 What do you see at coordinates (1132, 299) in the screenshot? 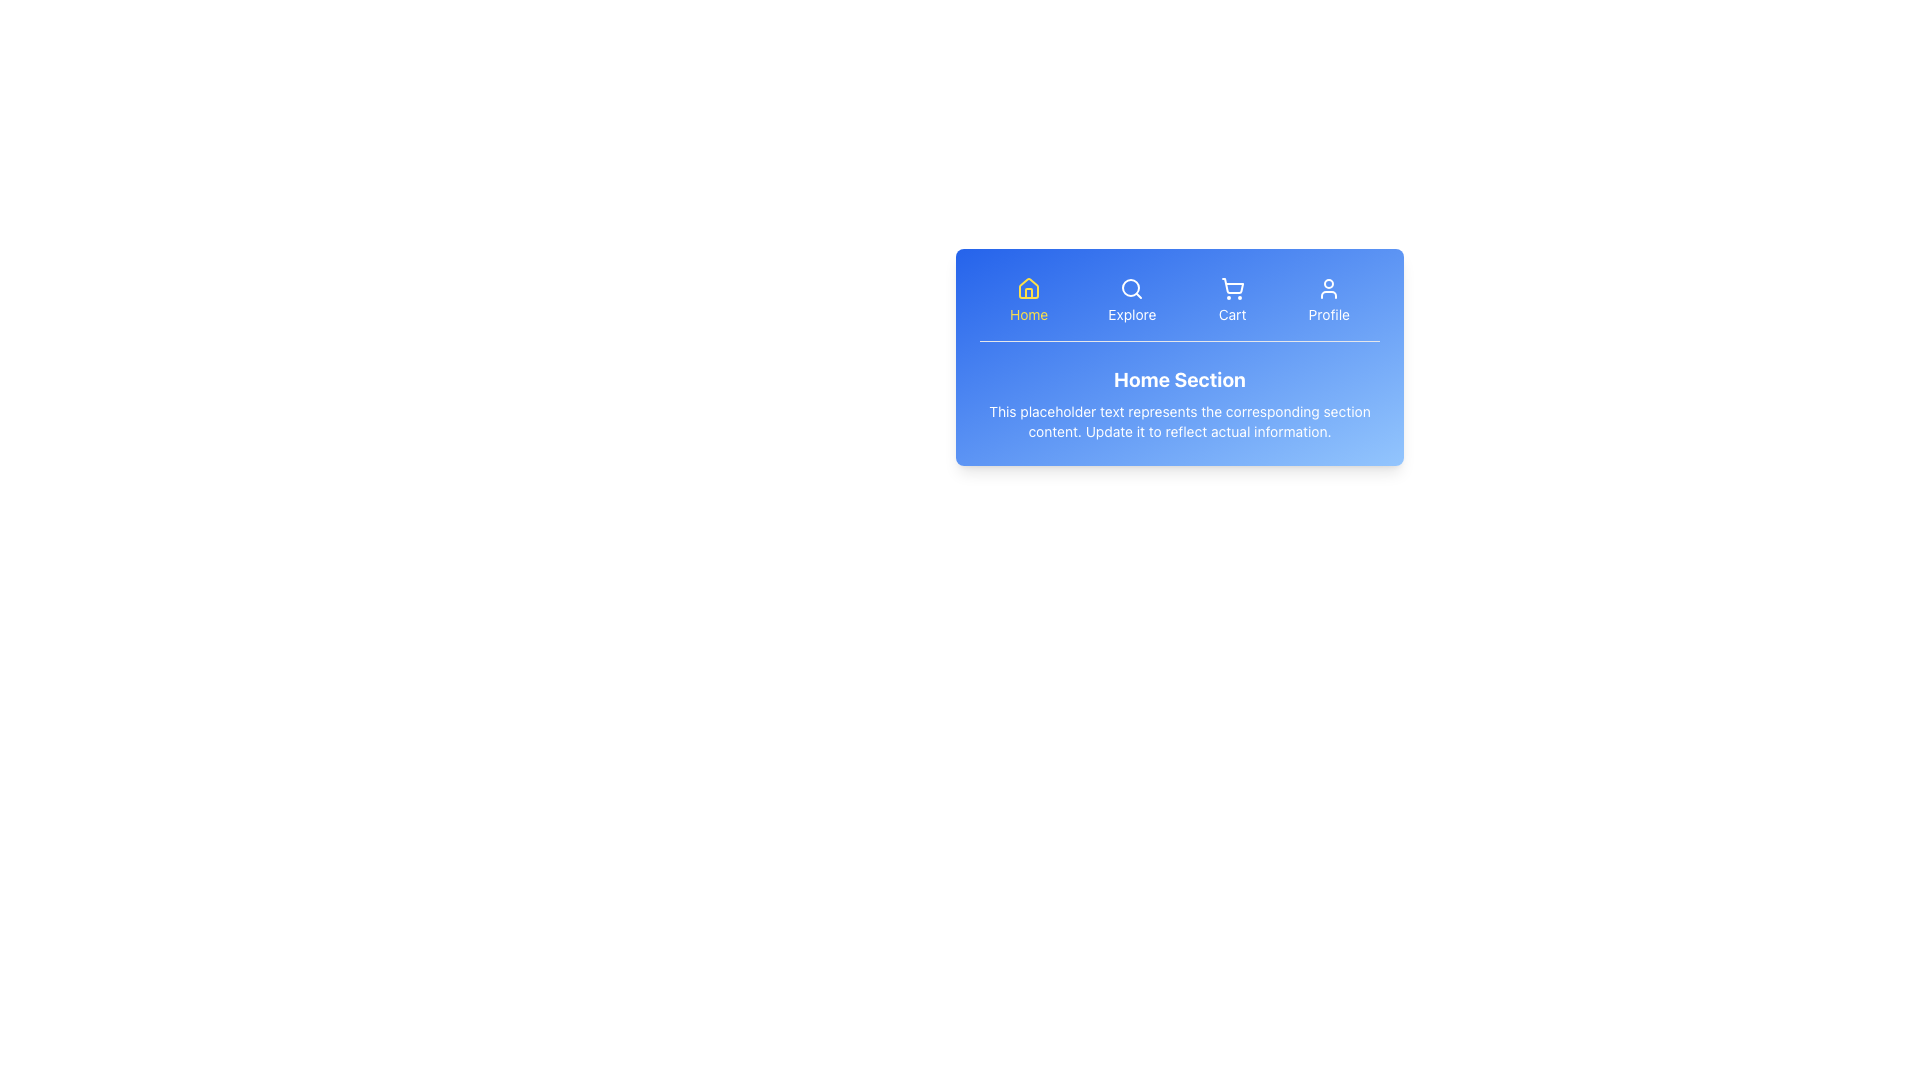
I see `the Navigation Button labeled 'Explore', which features a magnifying glass icon and a blue background` at bounding box center [1132, 299].